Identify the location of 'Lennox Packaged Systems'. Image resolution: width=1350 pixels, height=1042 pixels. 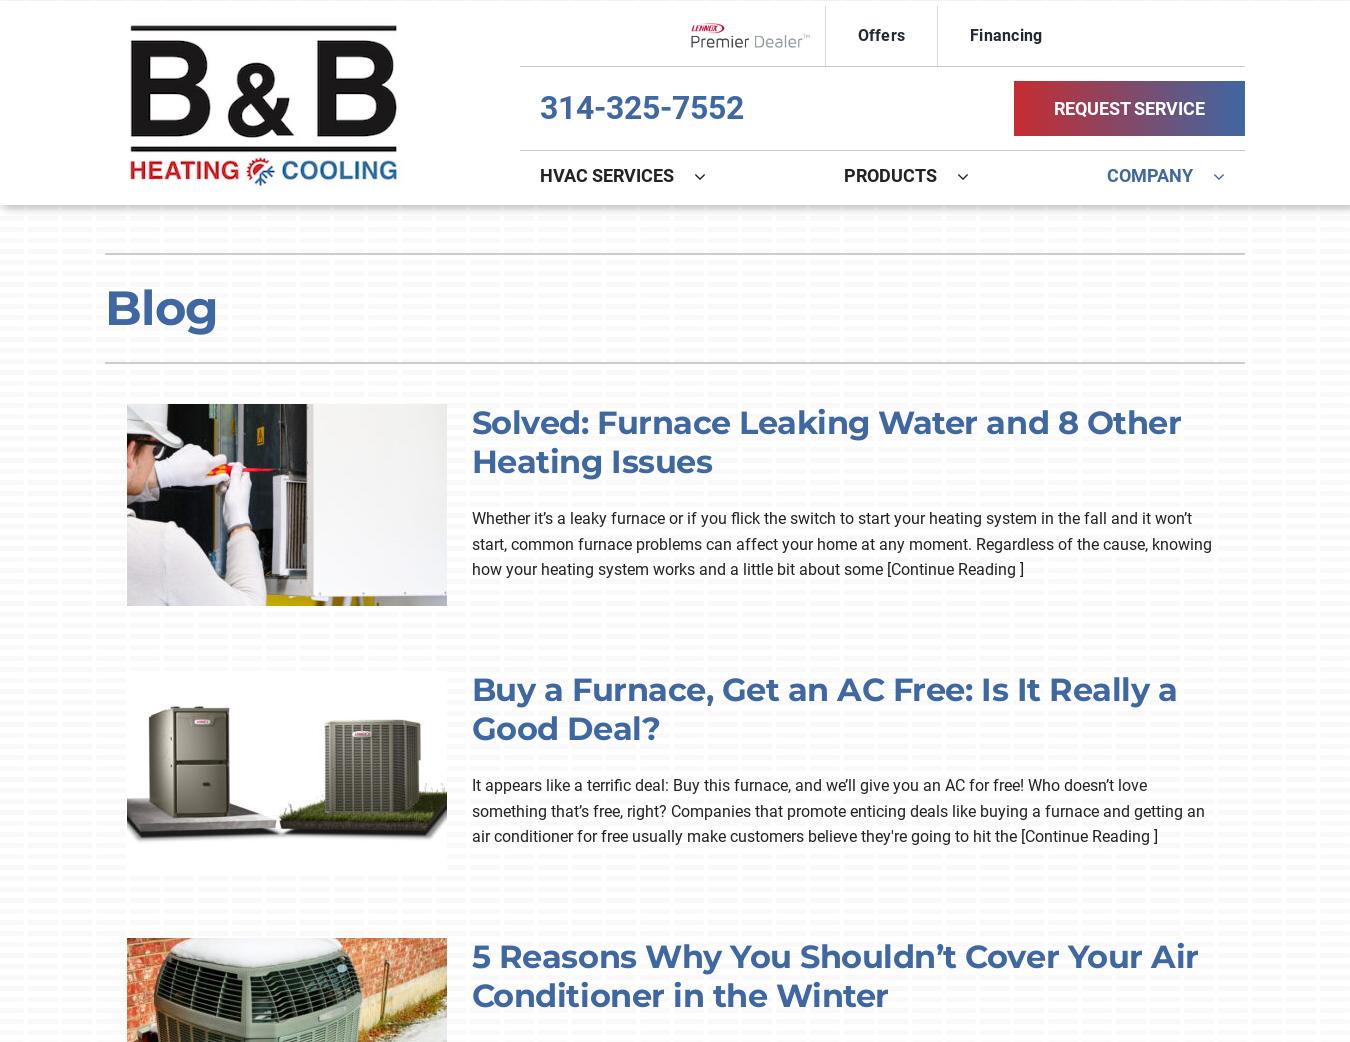
(220, 524).